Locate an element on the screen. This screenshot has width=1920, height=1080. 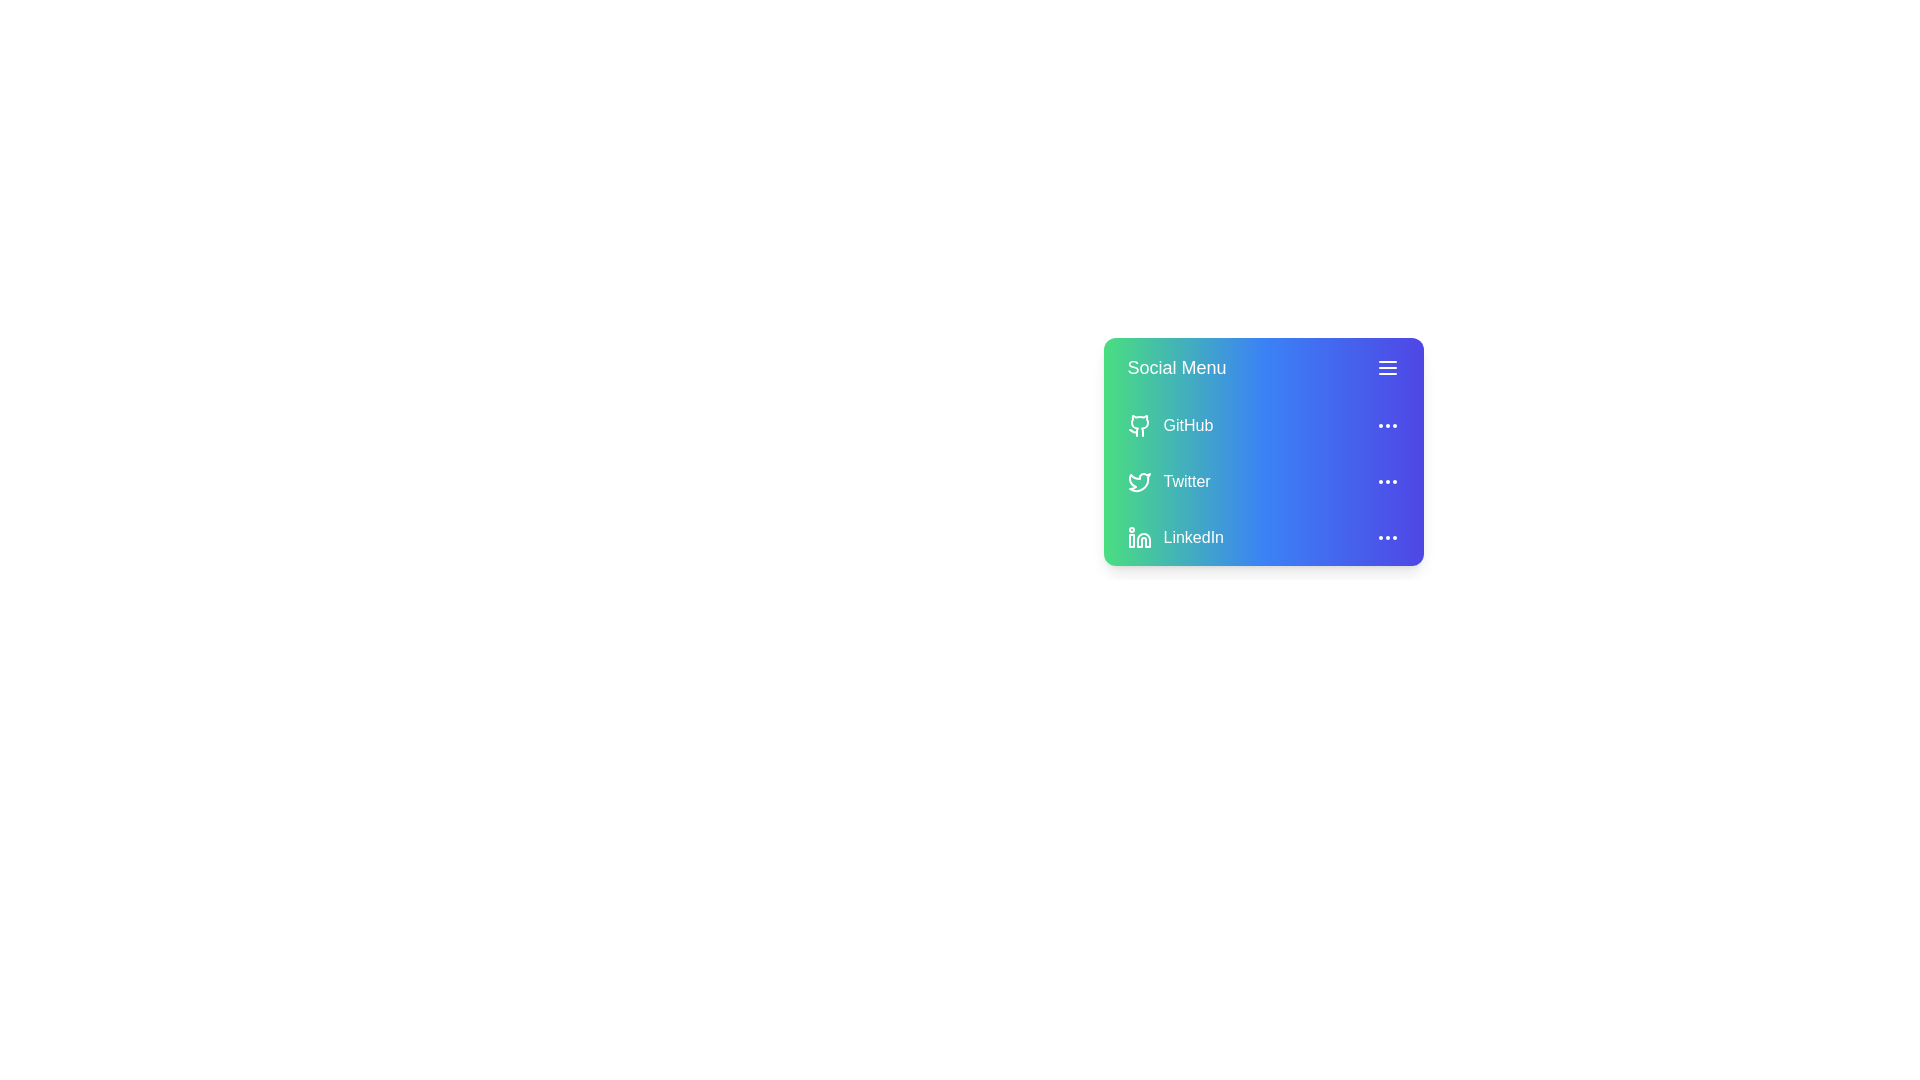
the menu item Twitter to see the hover effect is located at coordinates (1262, 482).